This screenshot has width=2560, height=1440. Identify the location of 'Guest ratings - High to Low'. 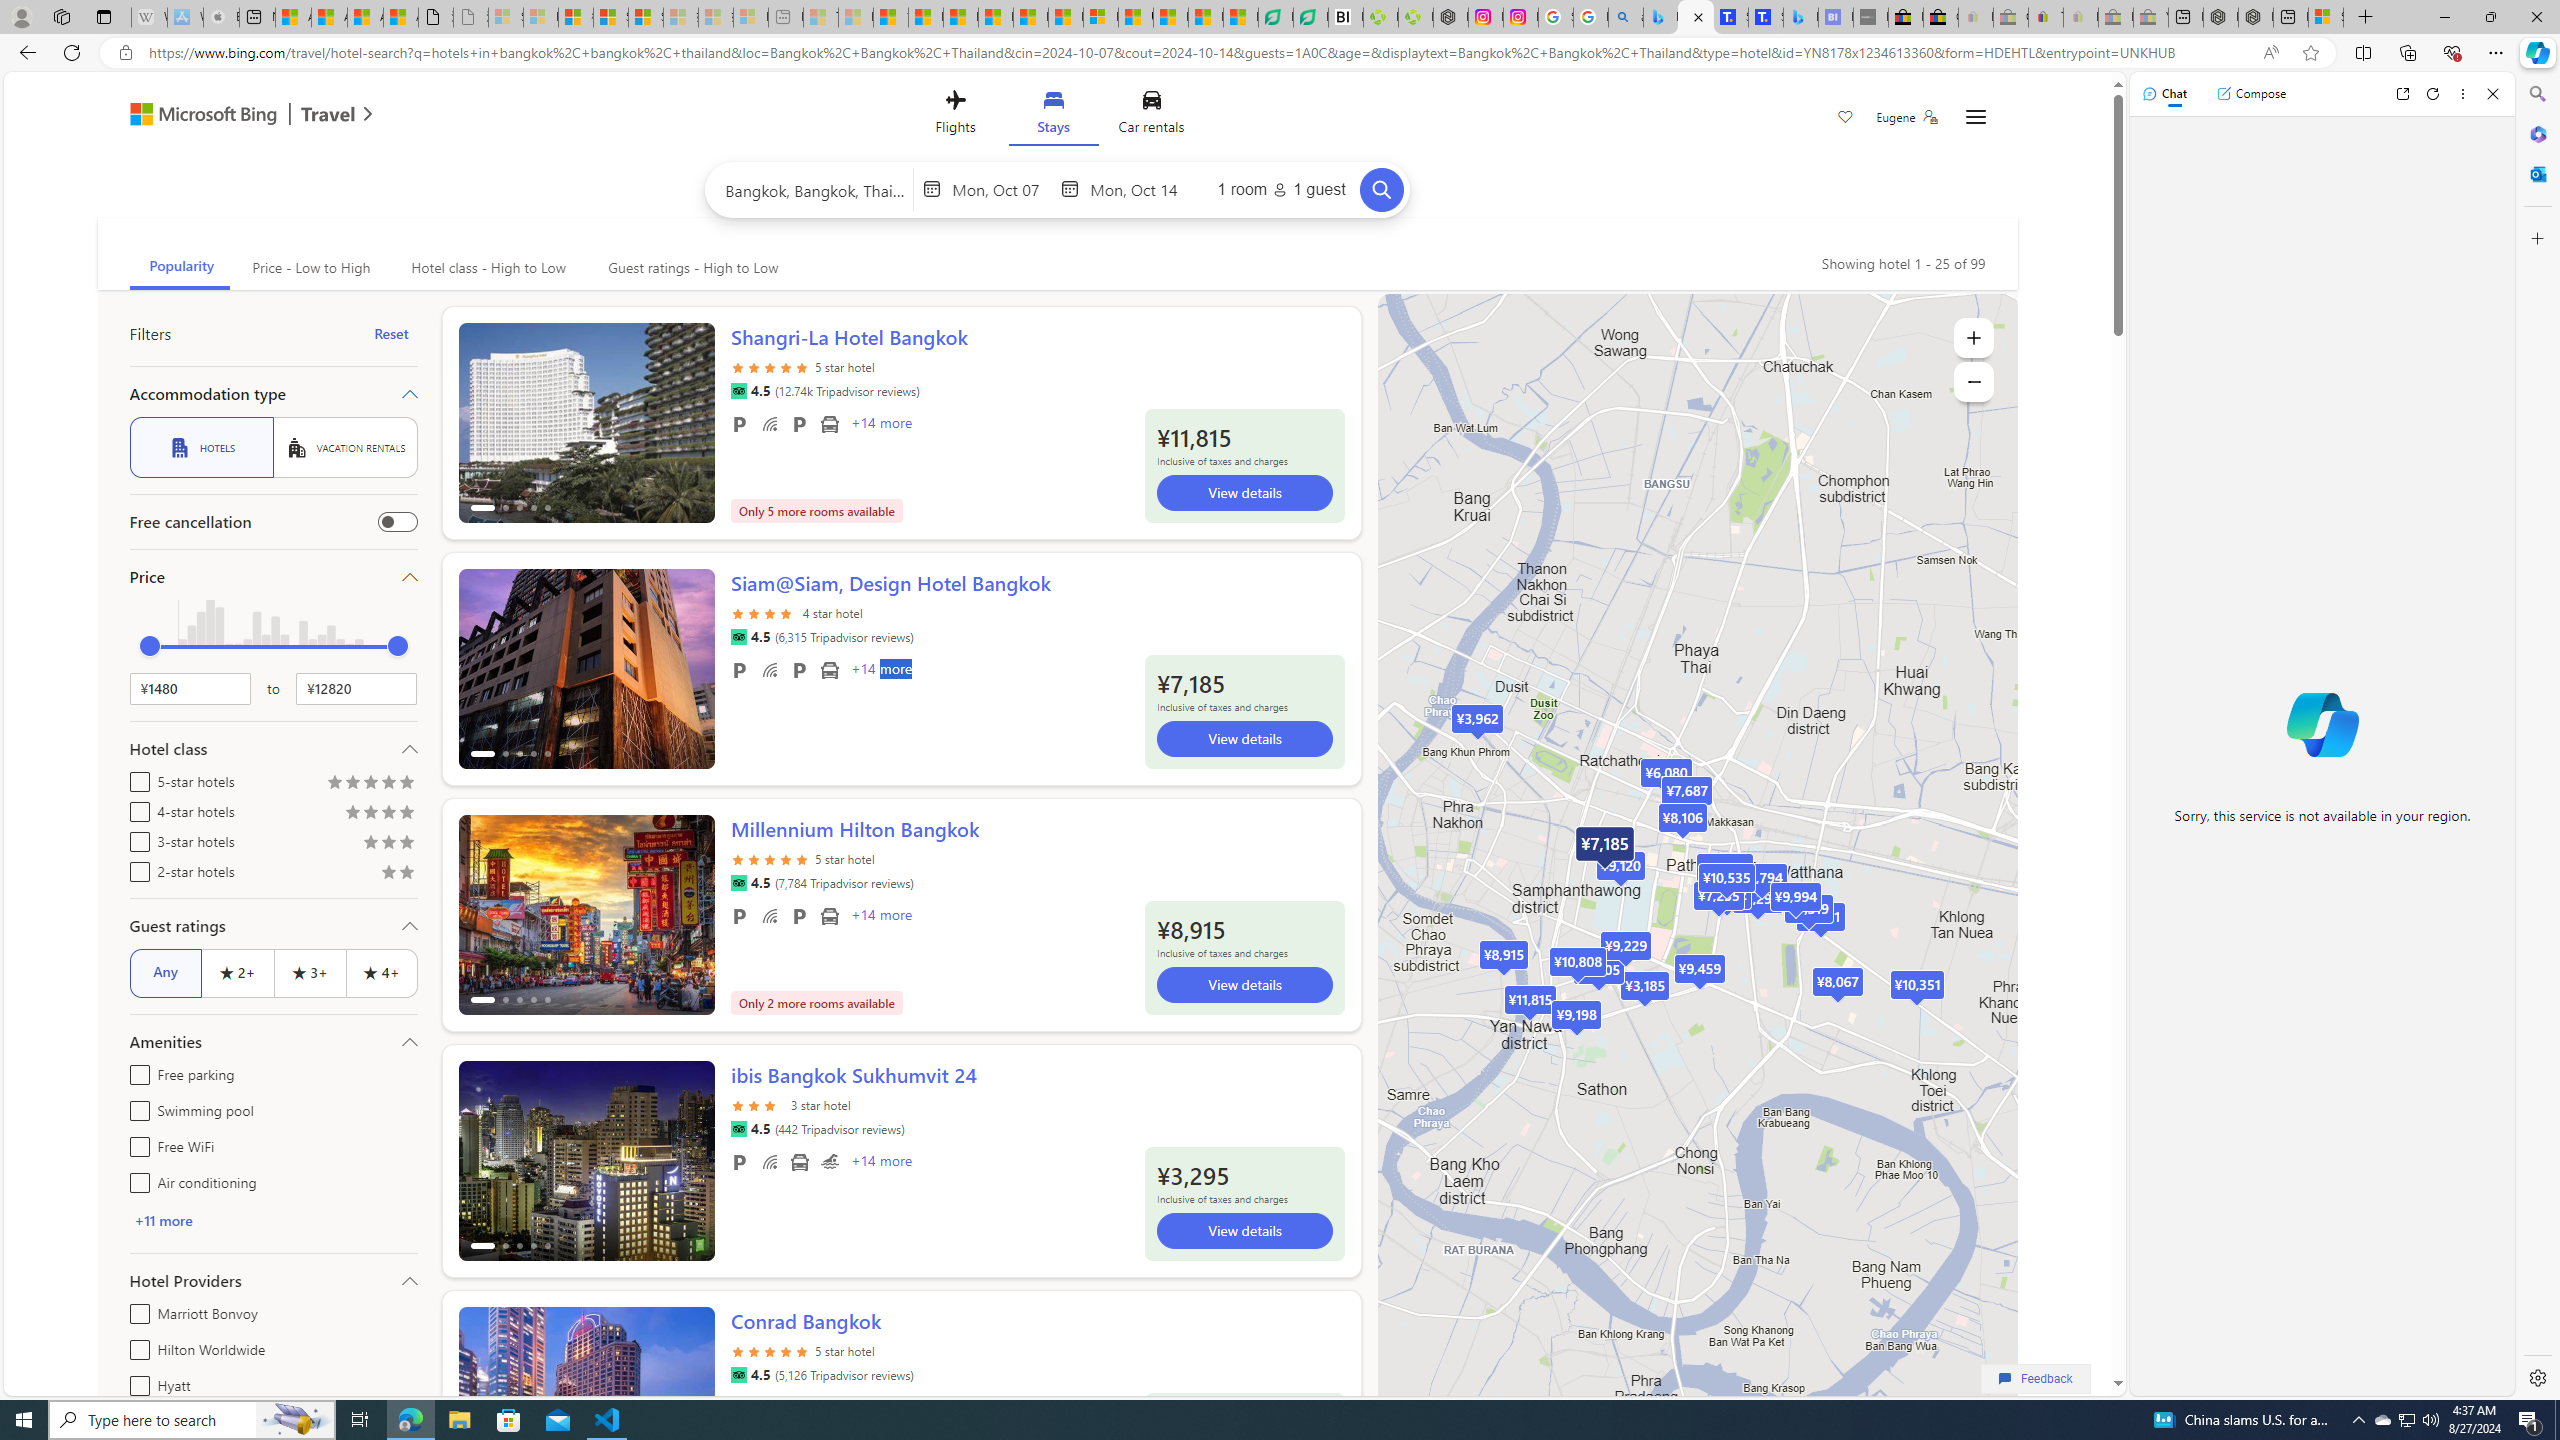
(690, 267).